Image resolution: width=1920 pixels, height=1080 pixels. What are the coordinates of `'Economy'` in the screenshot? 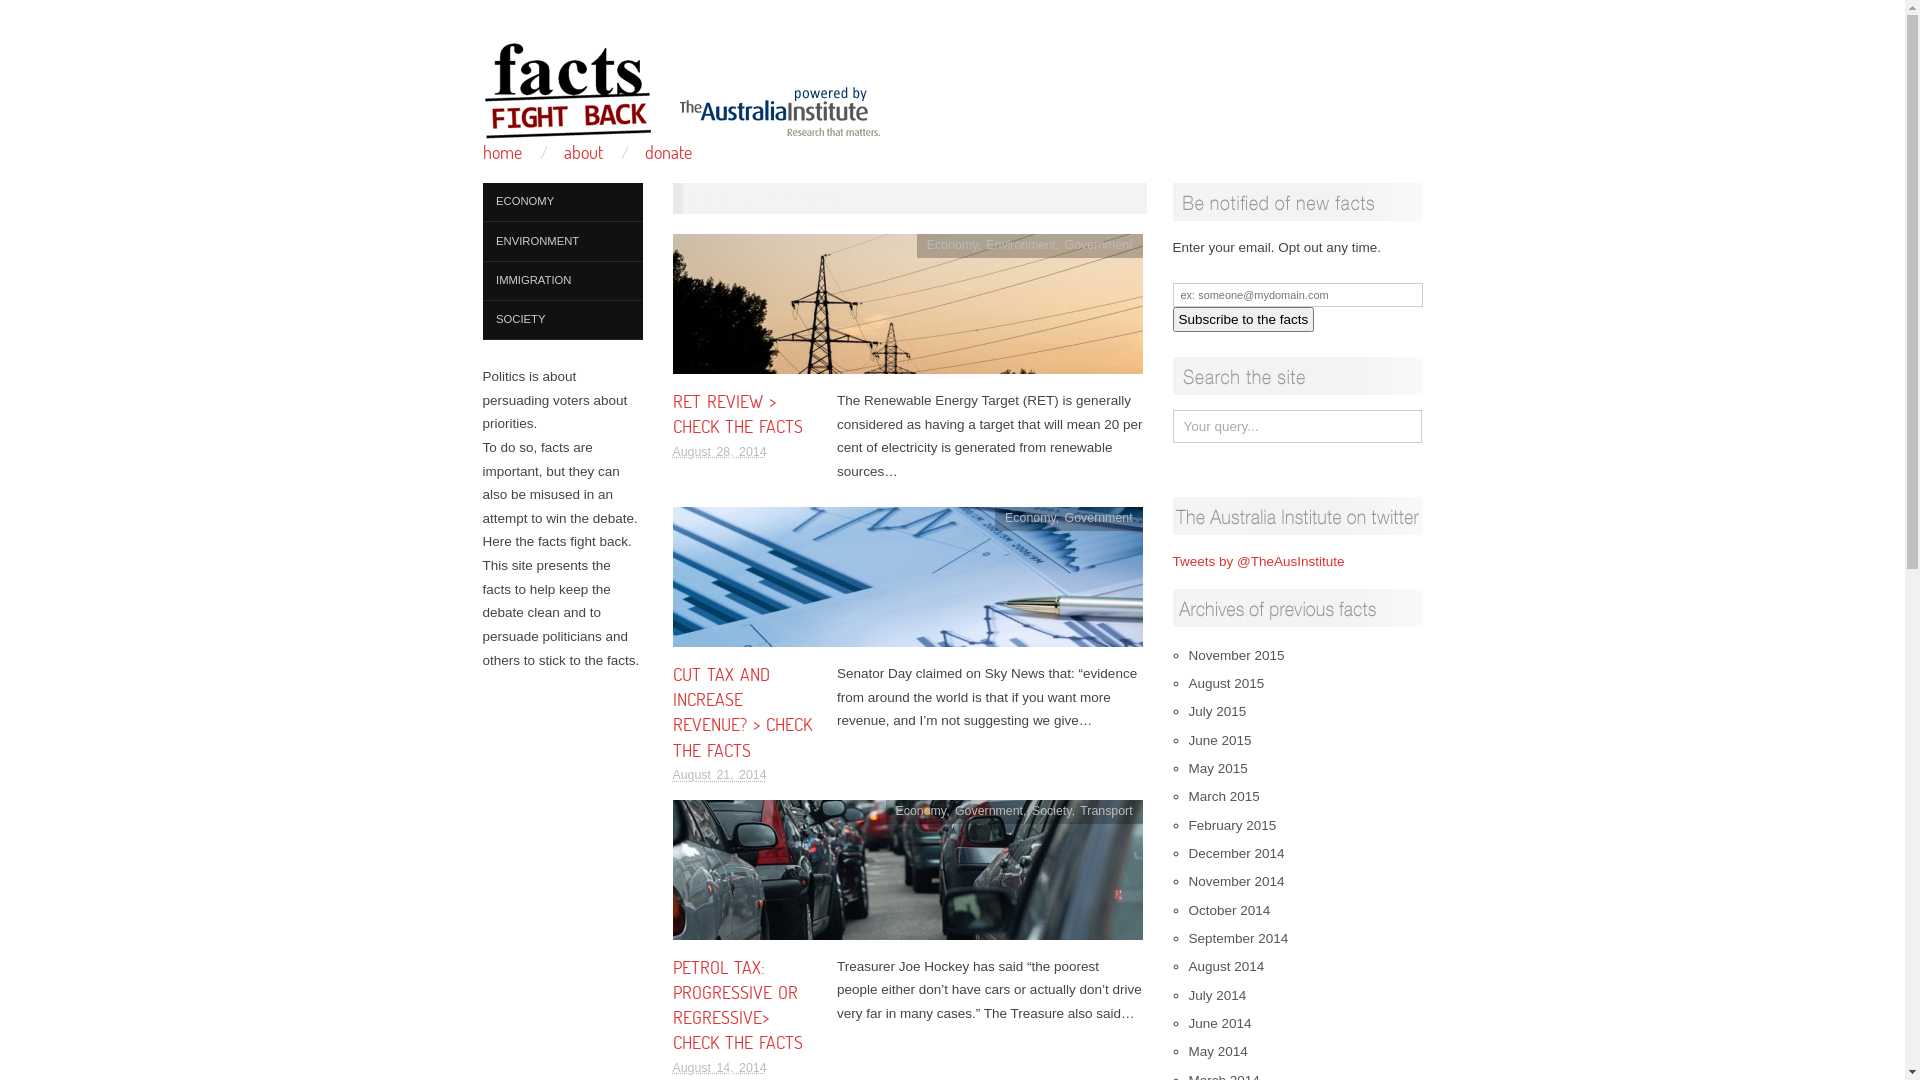 It's located at (920, 810).